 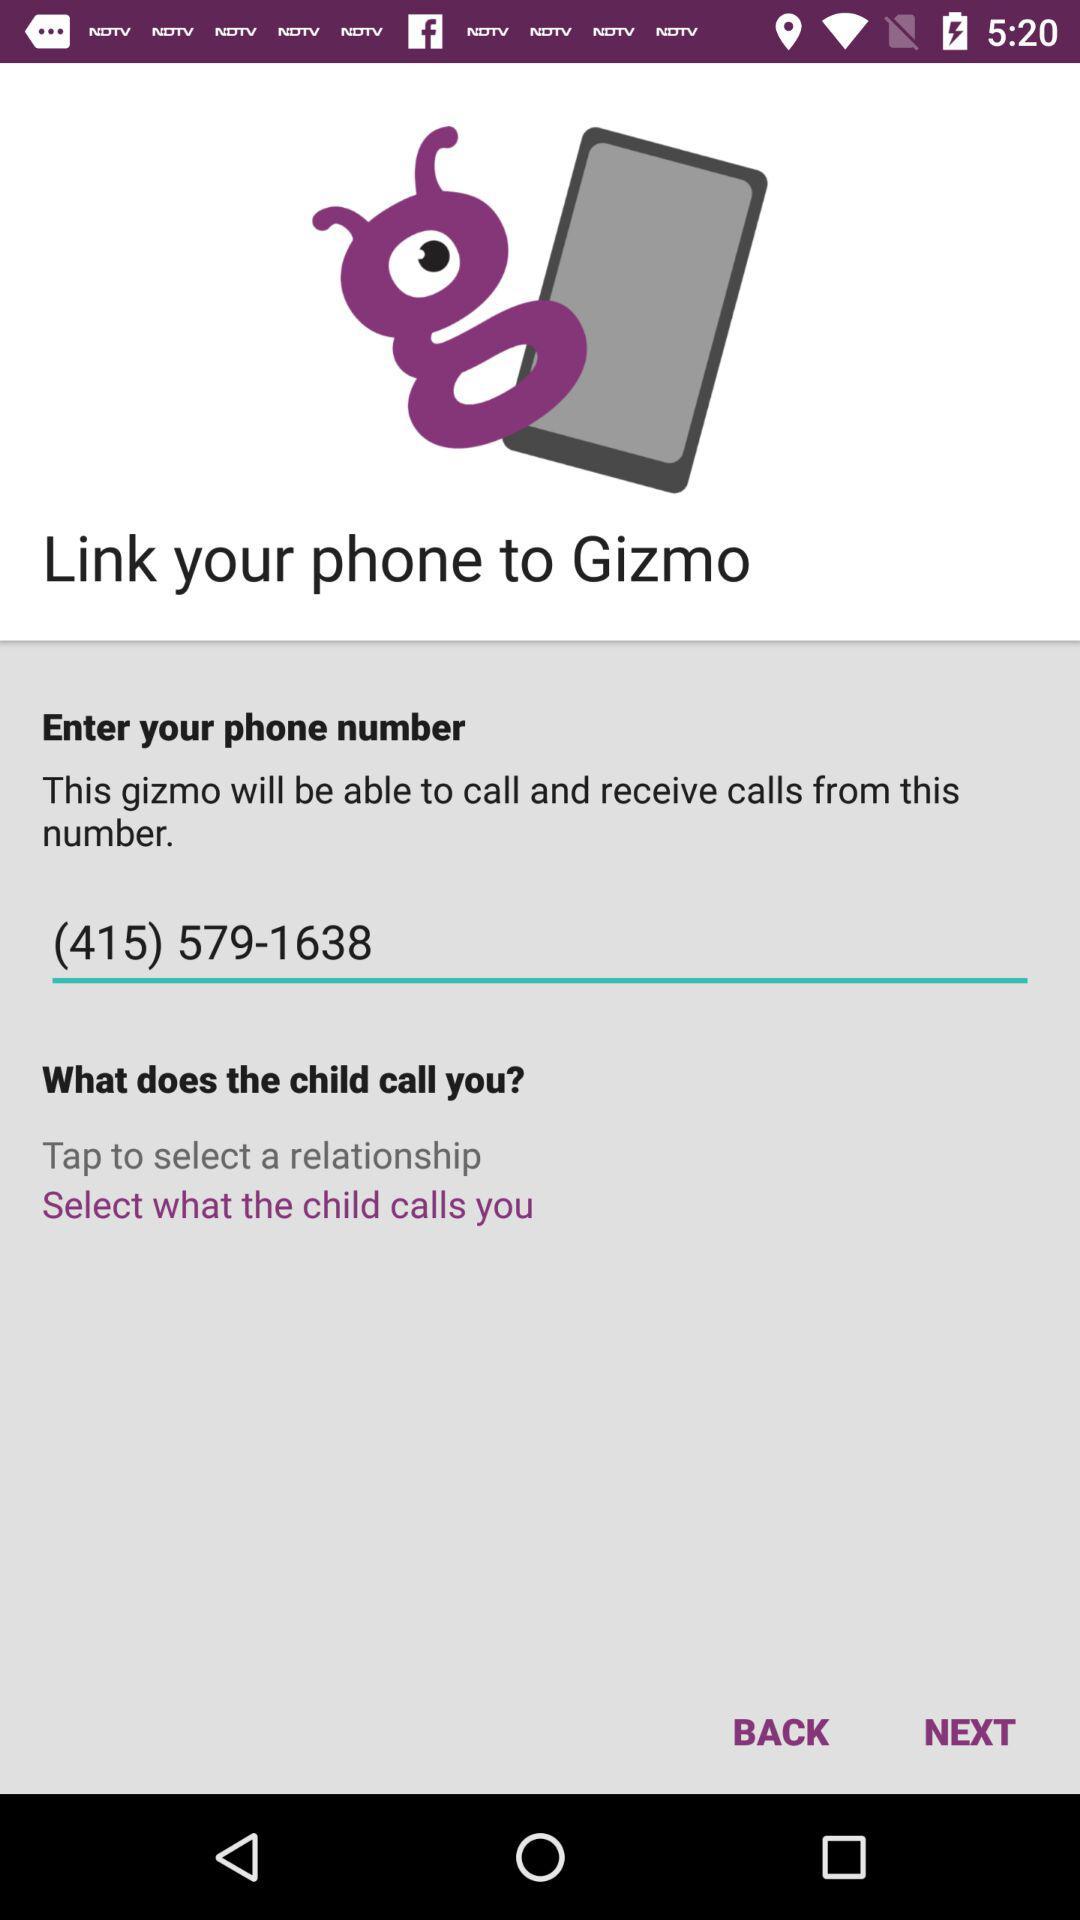 I want to click on next item, so click(x=968, y=1730).